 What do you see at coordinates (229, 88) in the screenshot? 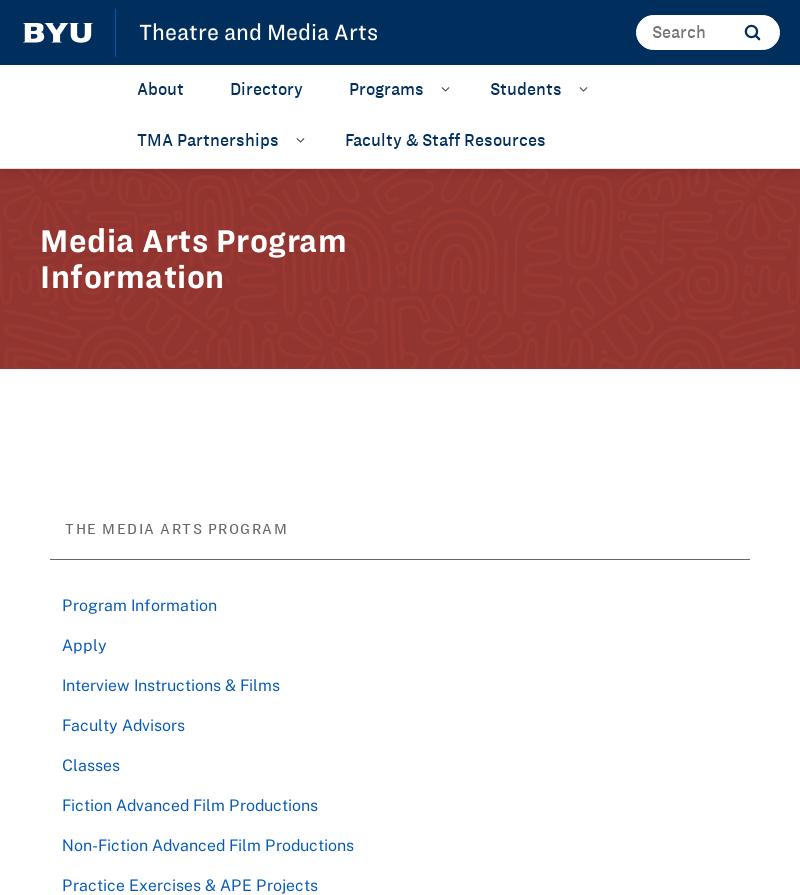
I see `'Directory'` at bounding box center [229, 88].